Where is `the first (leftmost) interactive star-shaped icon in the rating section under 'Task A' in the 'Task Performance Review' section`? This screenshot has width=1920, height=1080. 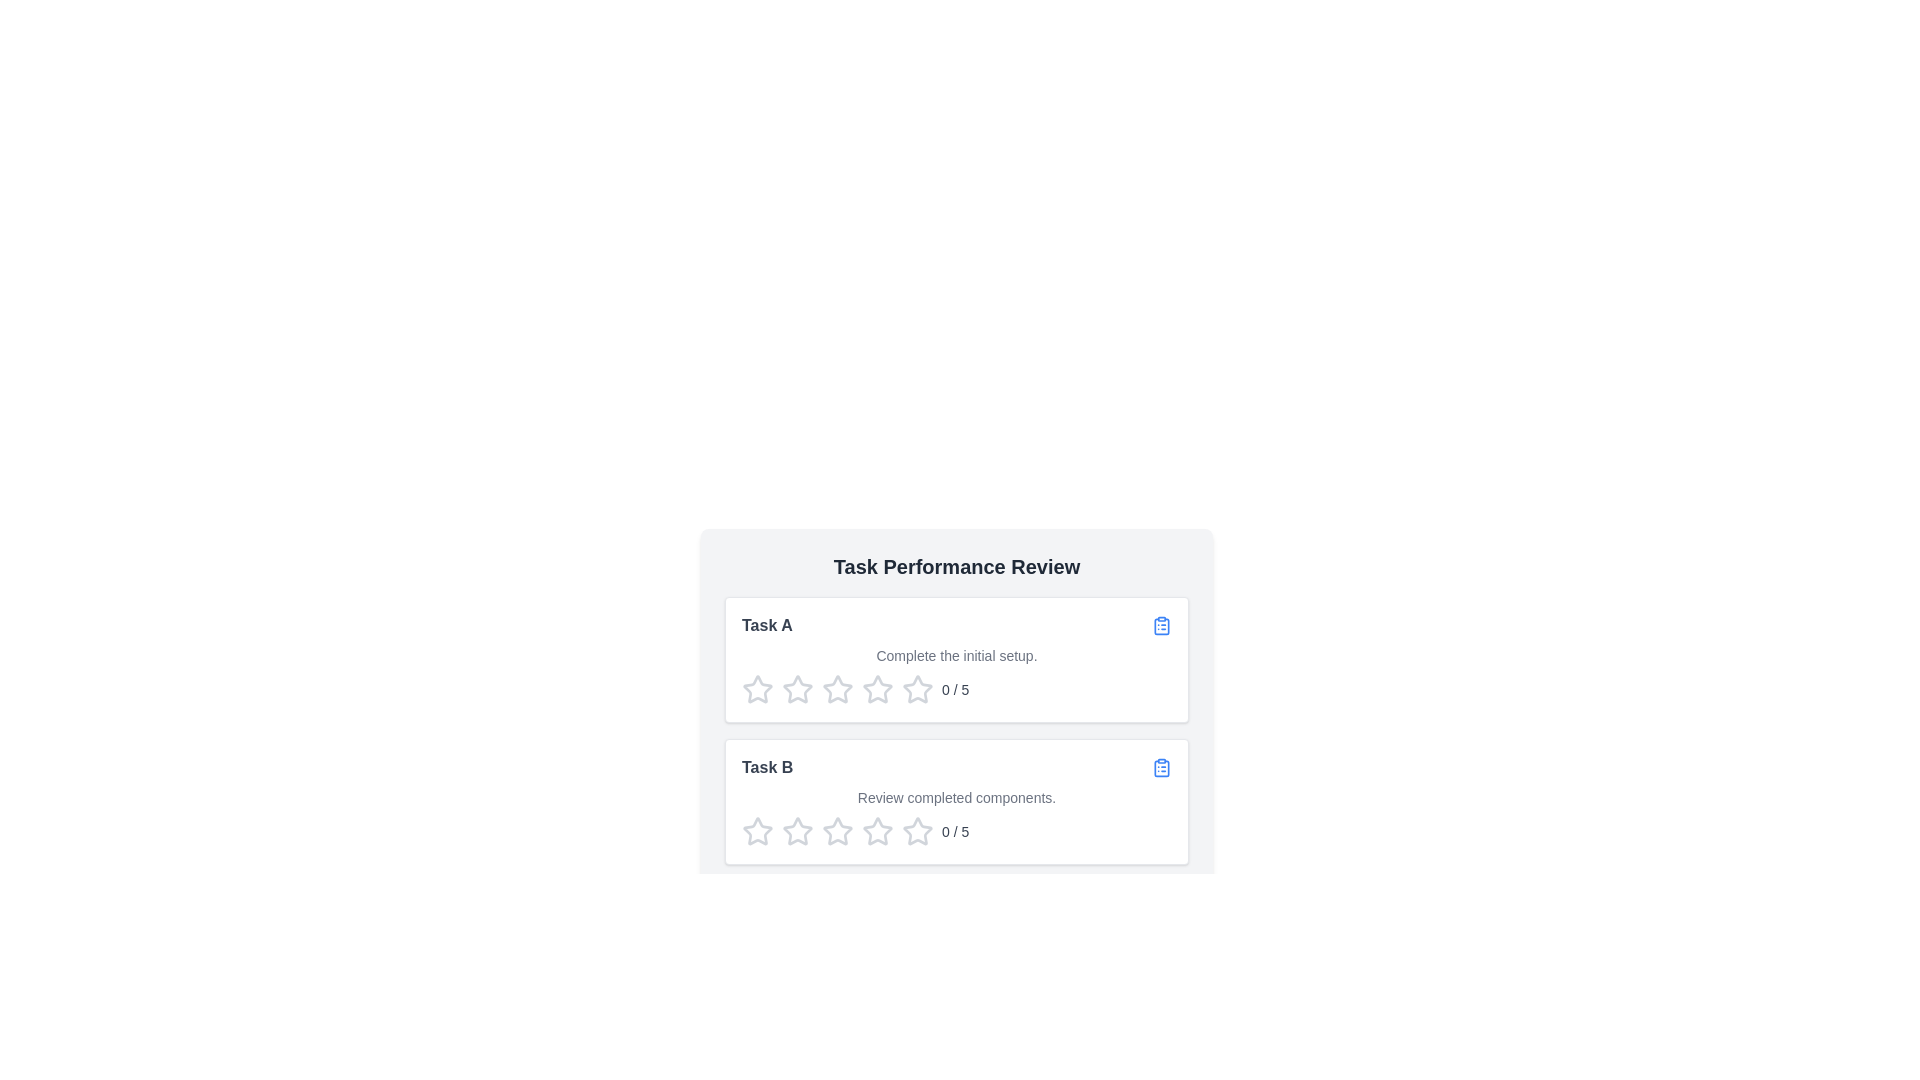 the first (leftmost) interactive star-shaped icon in the rating section under 'Task A' in the 'Task Performance Review' section is located at coordinates (796, 688).